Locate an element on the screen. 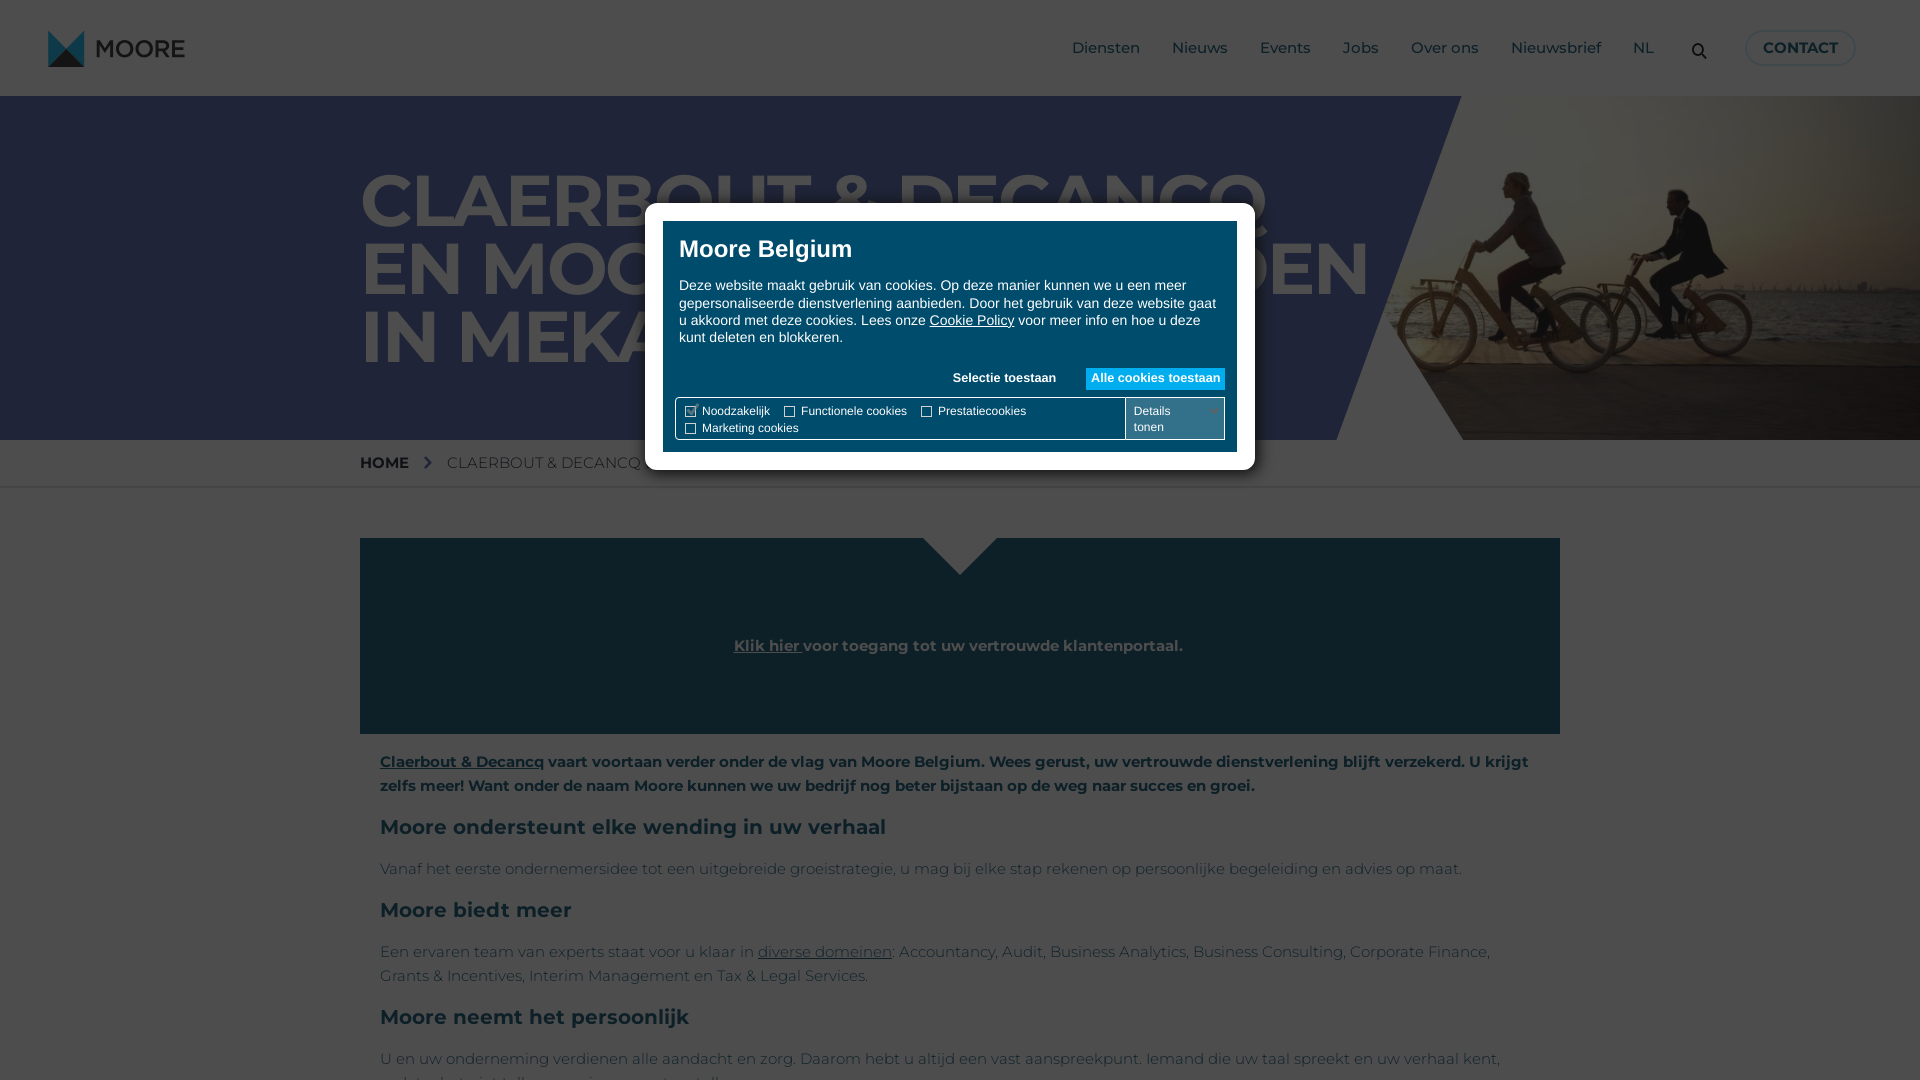 Image resolution: width=1920 pixels, height=1080 pixels. 'NL' is located at coordinates (1643, 46).